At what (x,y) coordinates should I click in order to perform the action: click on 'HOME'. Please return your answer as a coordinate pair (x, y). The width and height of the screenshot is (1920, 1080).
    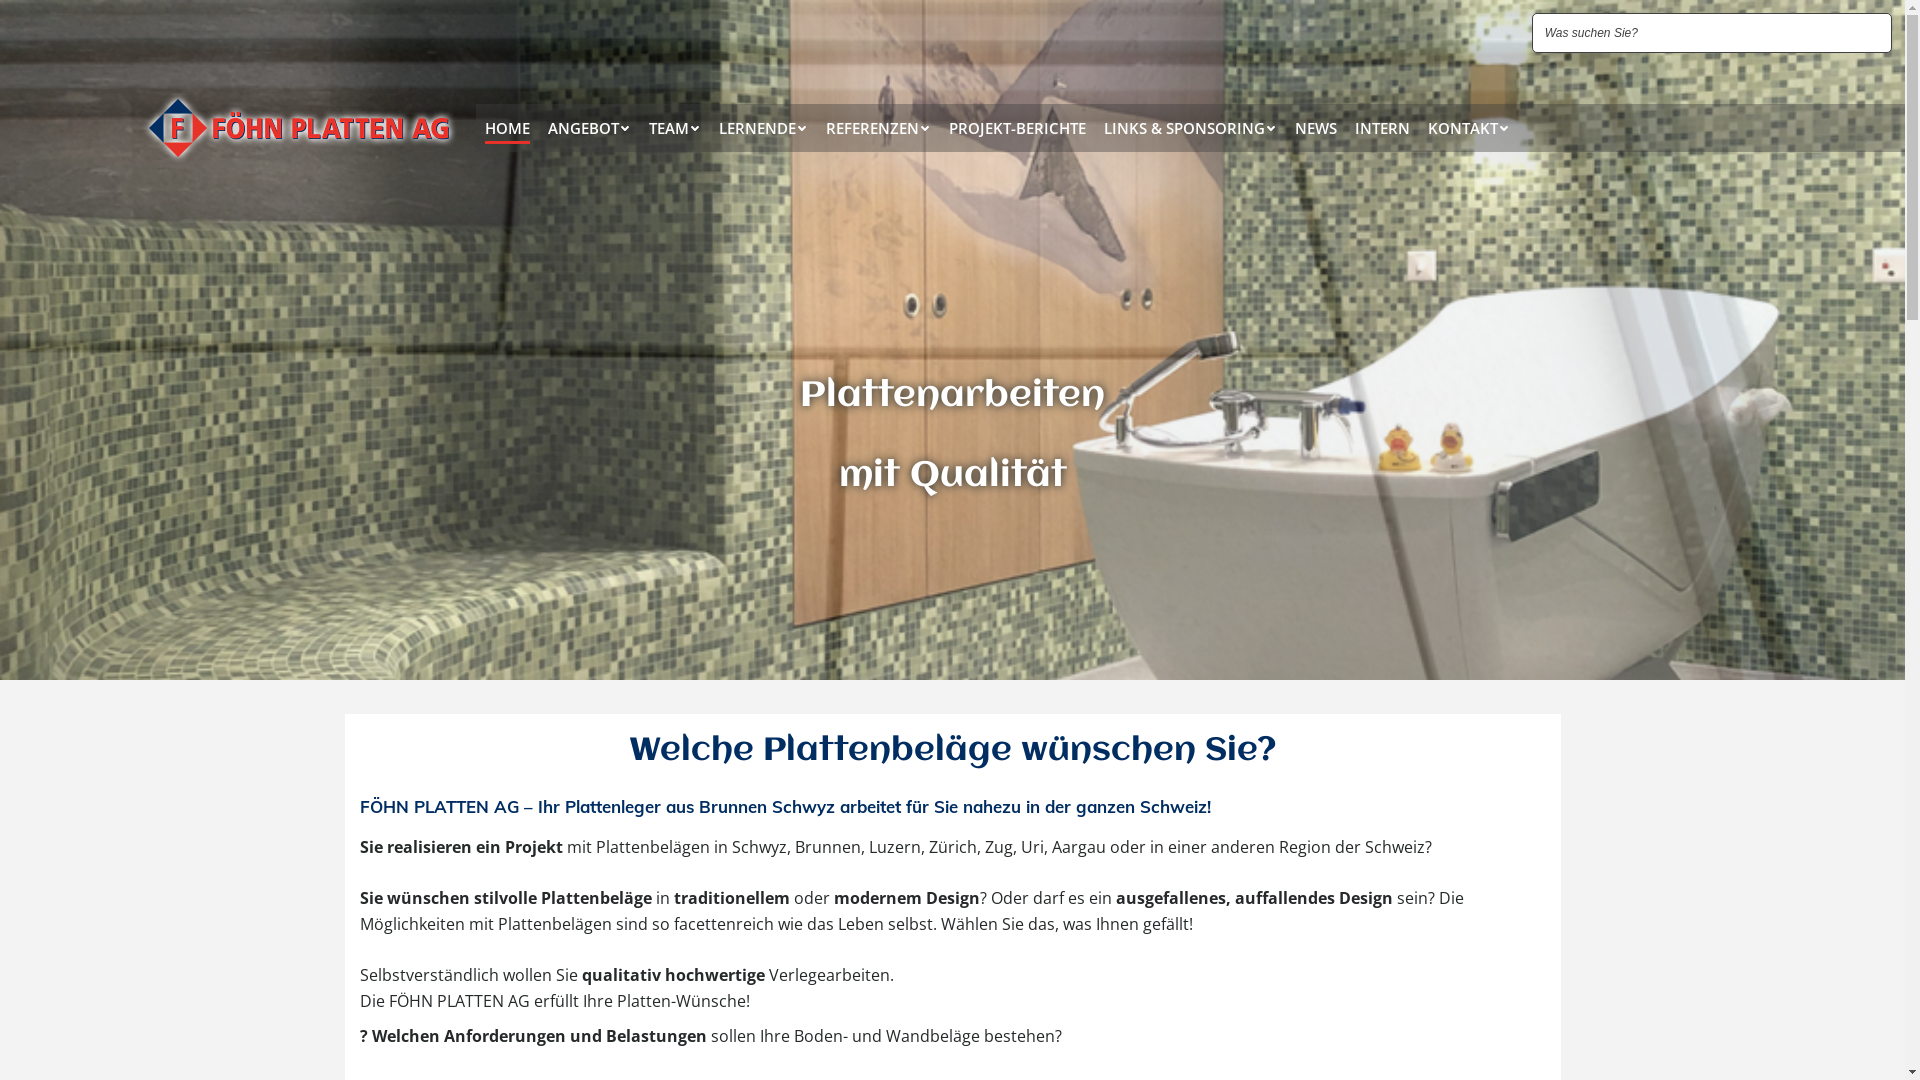
    Looking at the image, I should click on (484, 128).